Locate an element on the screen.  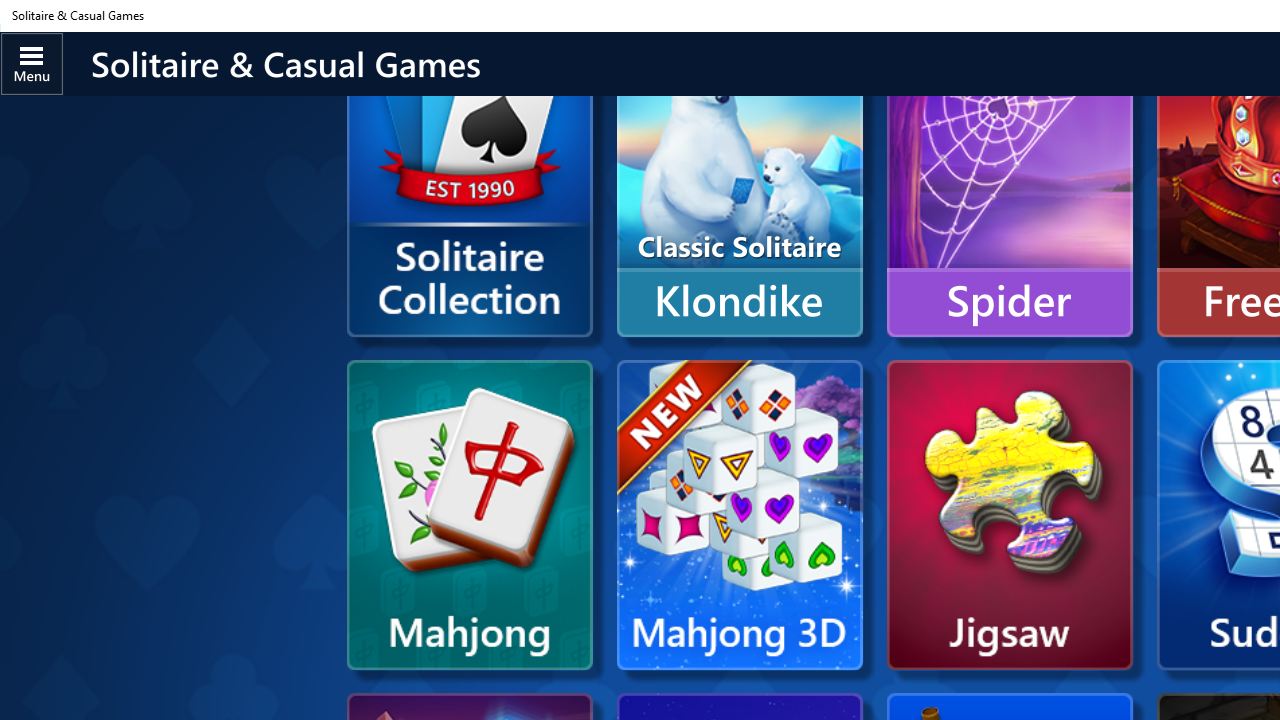
'Microsoft Jigsaw' is located at coordinates (1009, 514).